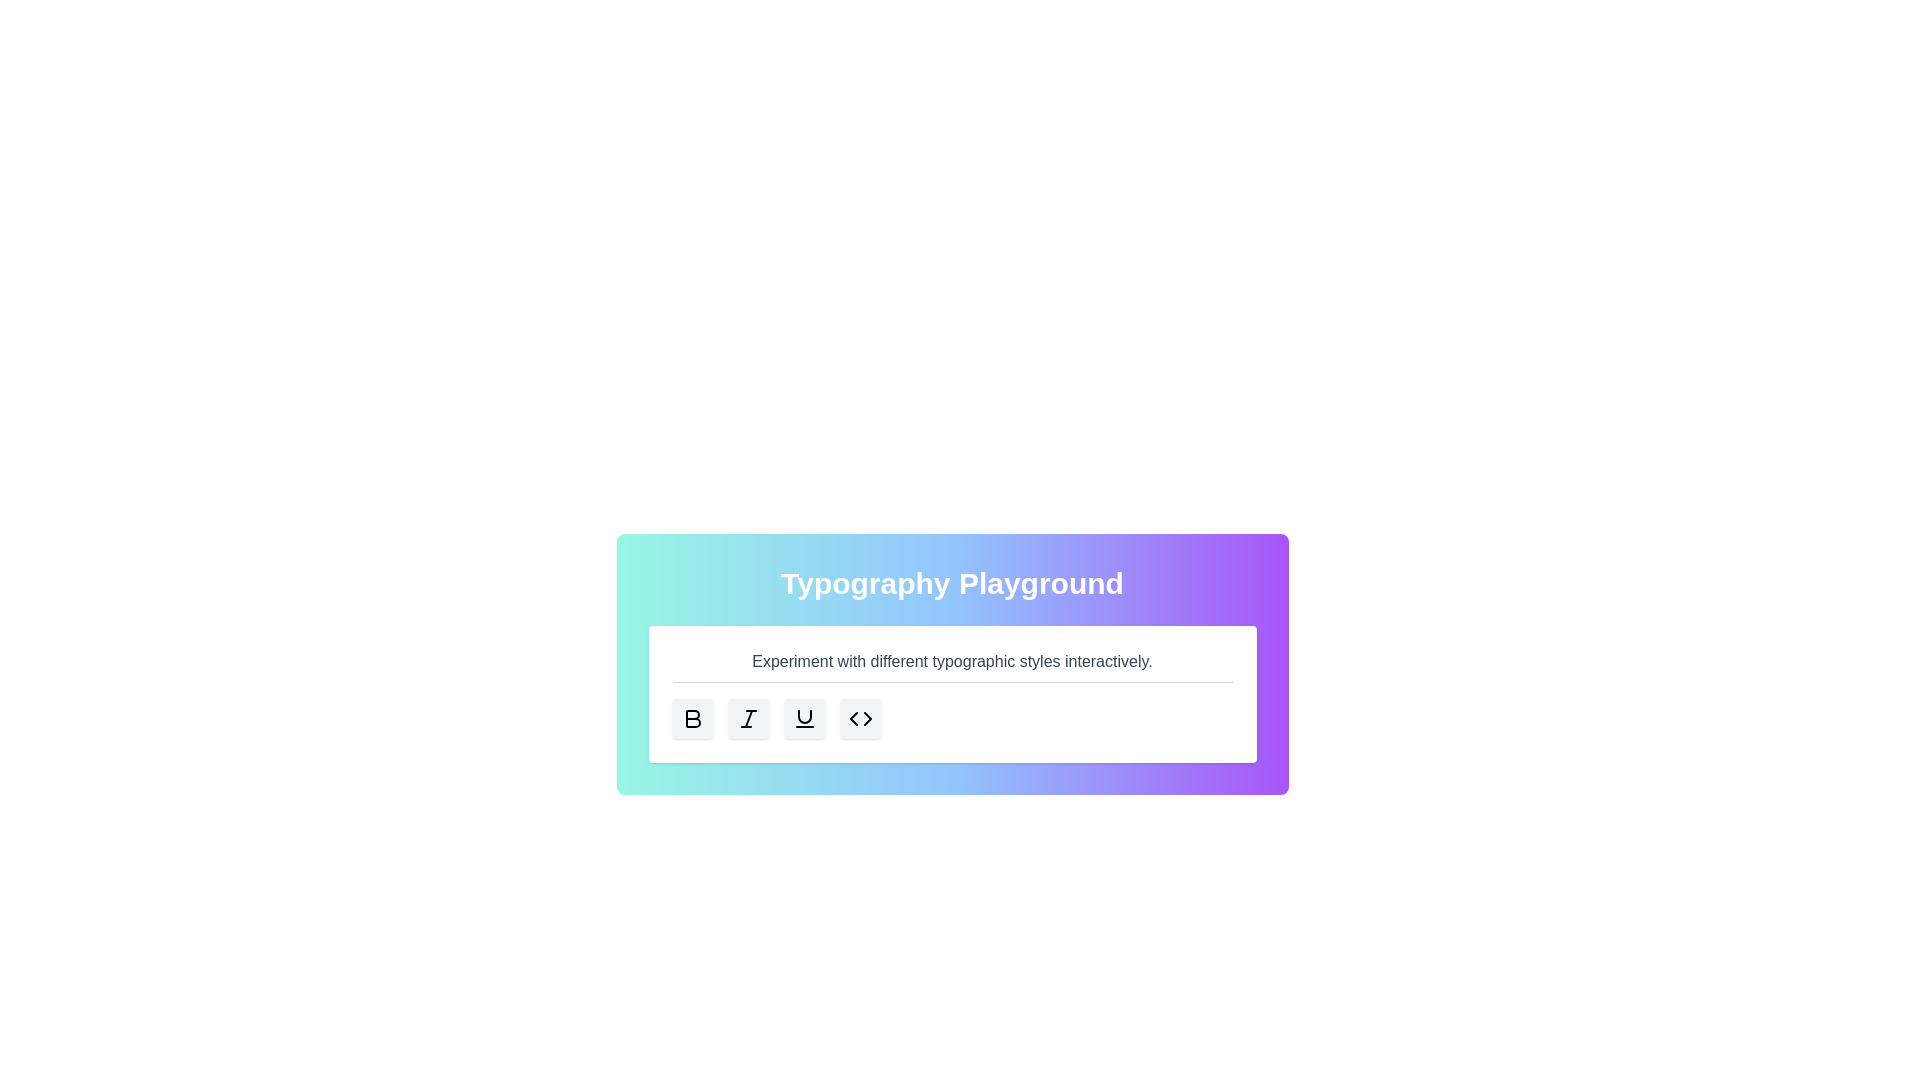 This screenshot has height=1080, width=1920. I want to click on the italic styling icon, so click(747, 717).